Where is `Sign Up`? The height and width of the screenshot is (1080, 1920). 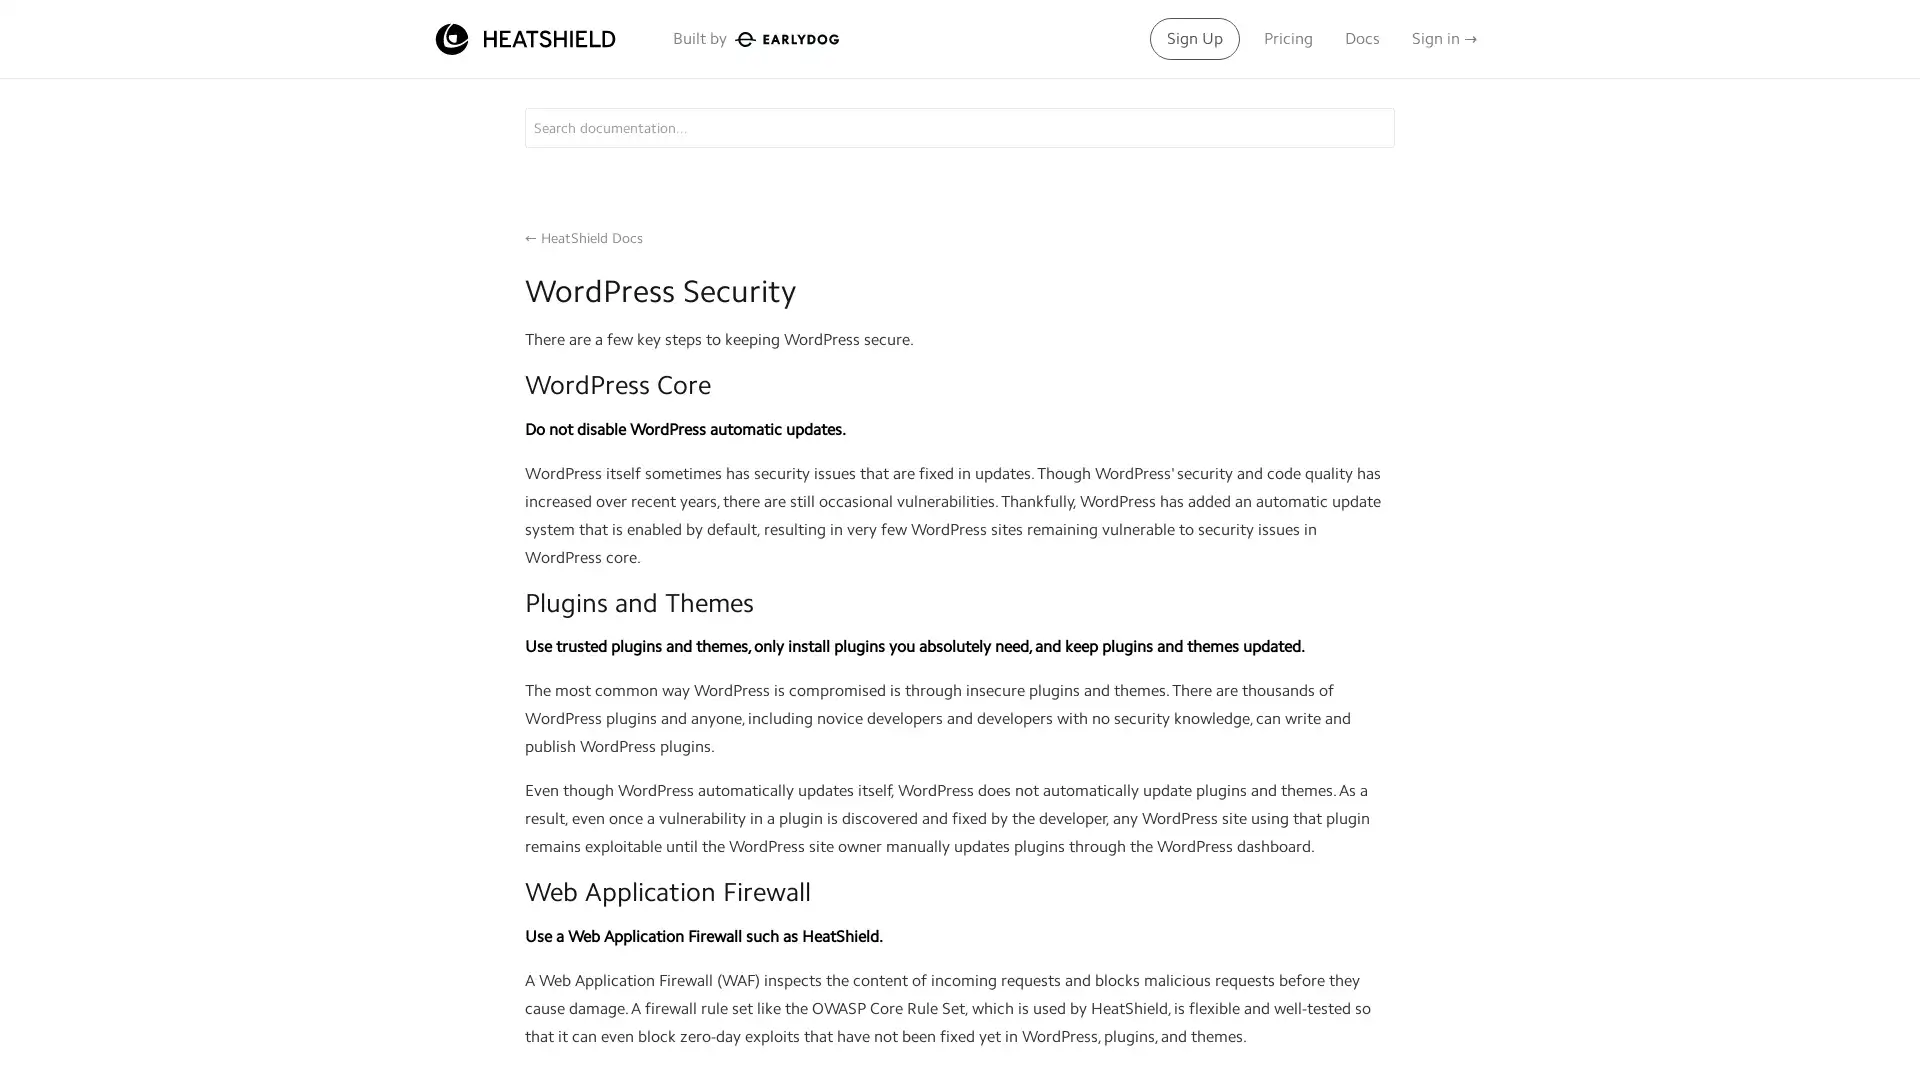
Sign Up is located at coordinates (1195, 38).